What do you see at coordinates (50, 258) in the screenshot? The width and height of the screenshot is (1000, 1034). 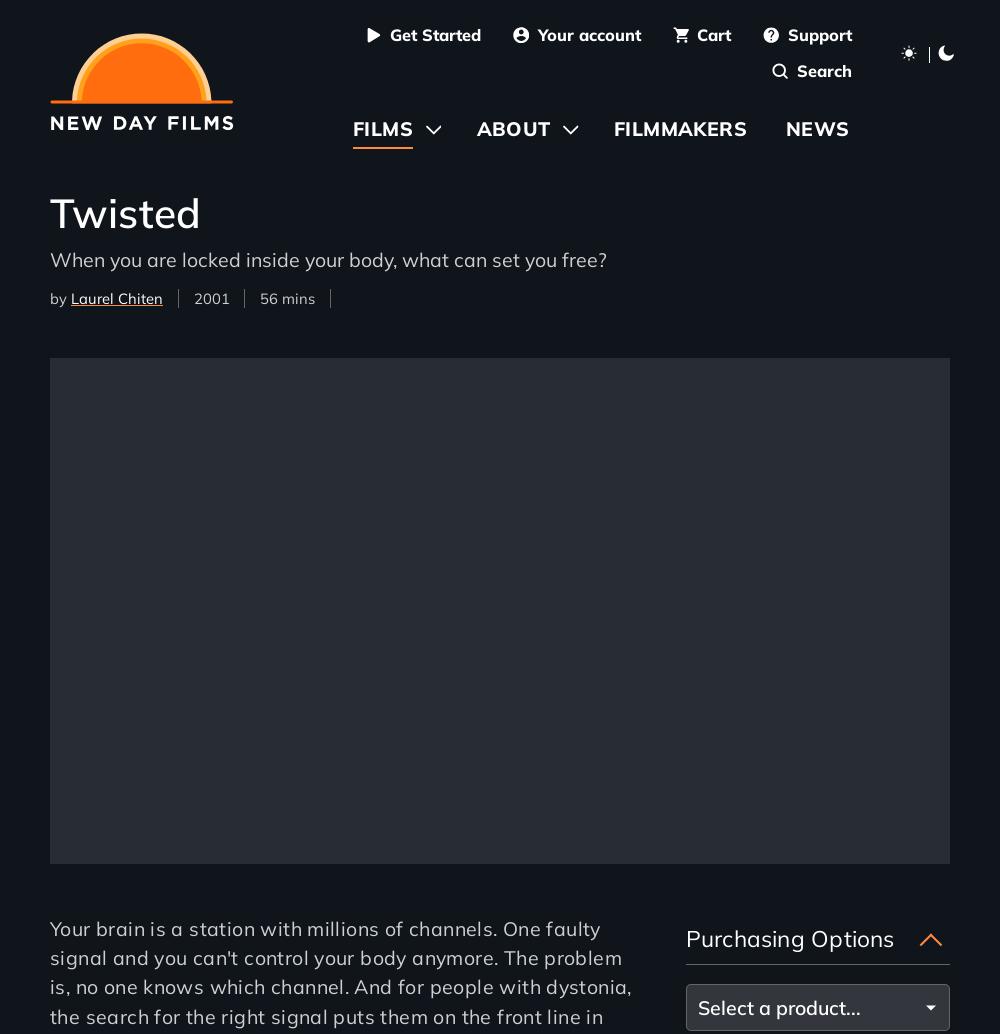 I see `'When you are locked inside your body, what can set you free?'` at bounding box center [50, 258].